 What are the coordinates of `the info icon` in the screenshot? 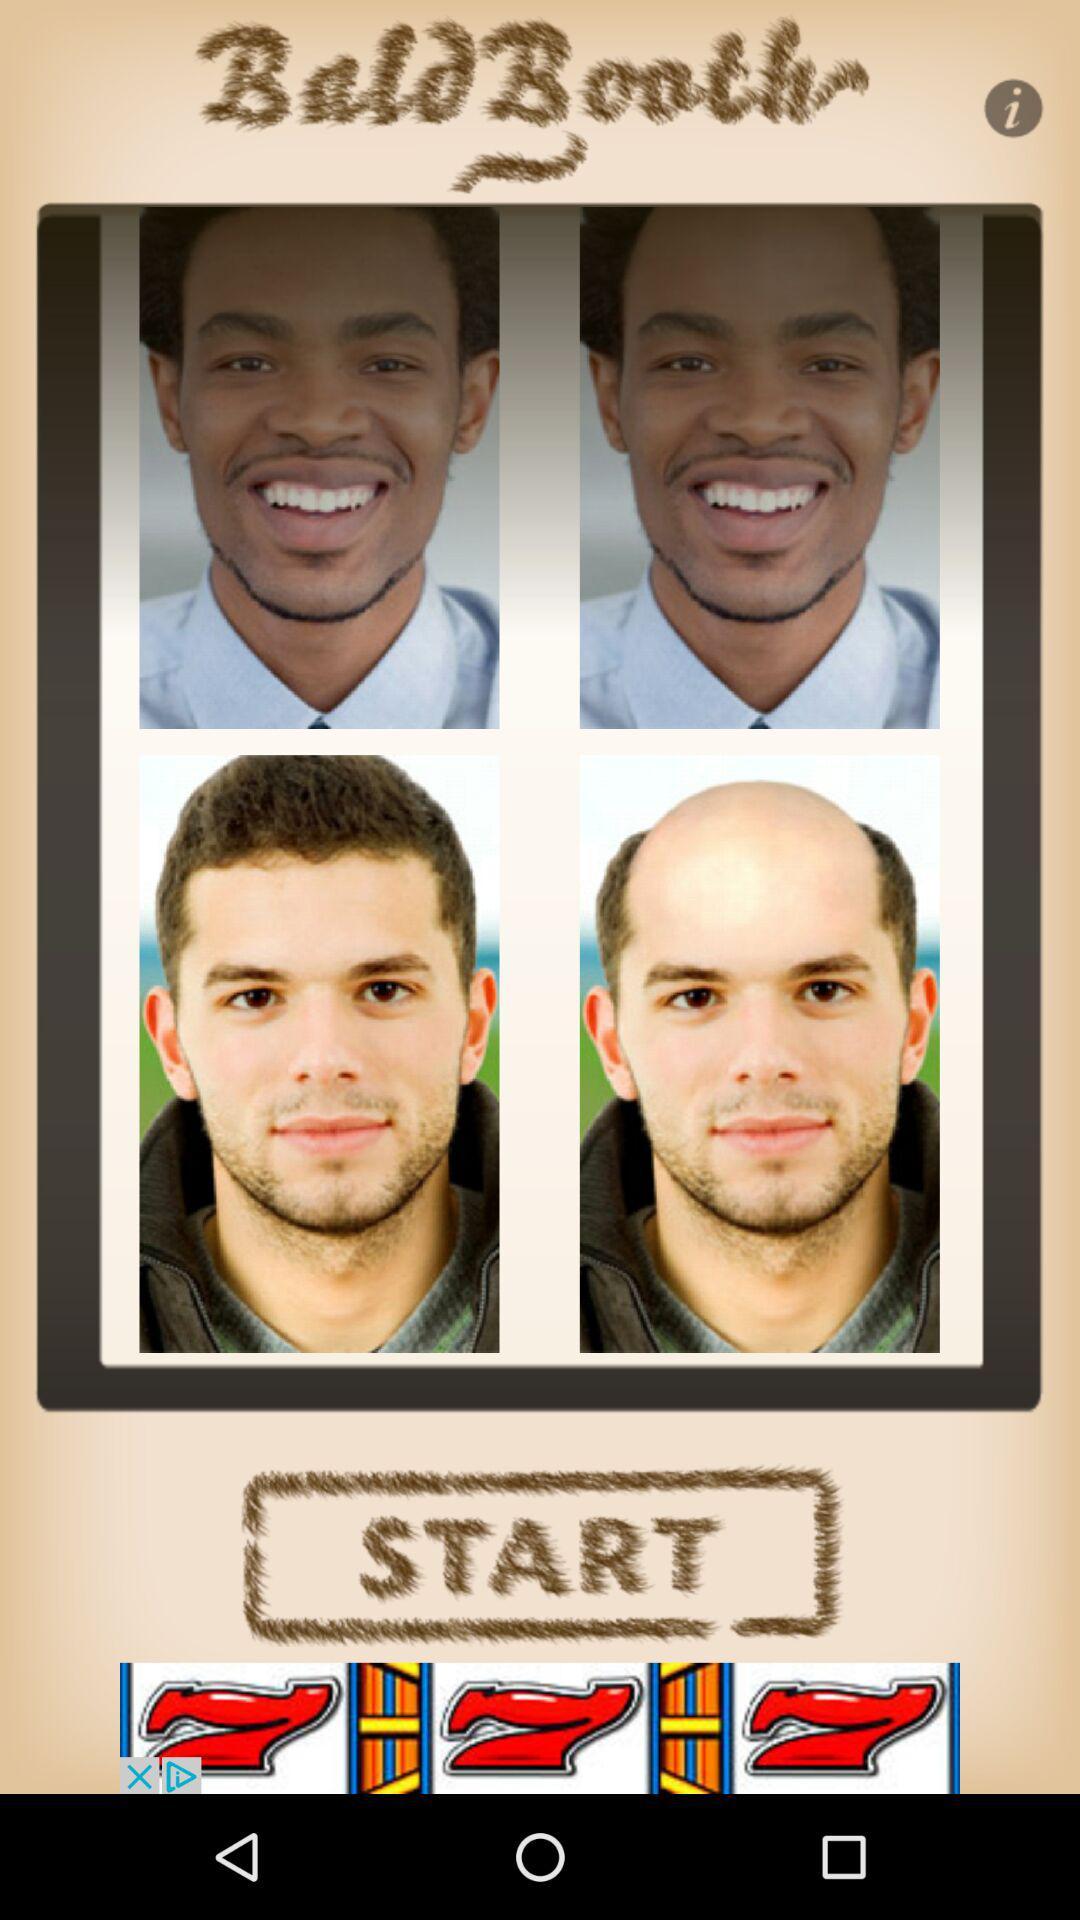 It's located at (1013, 107).